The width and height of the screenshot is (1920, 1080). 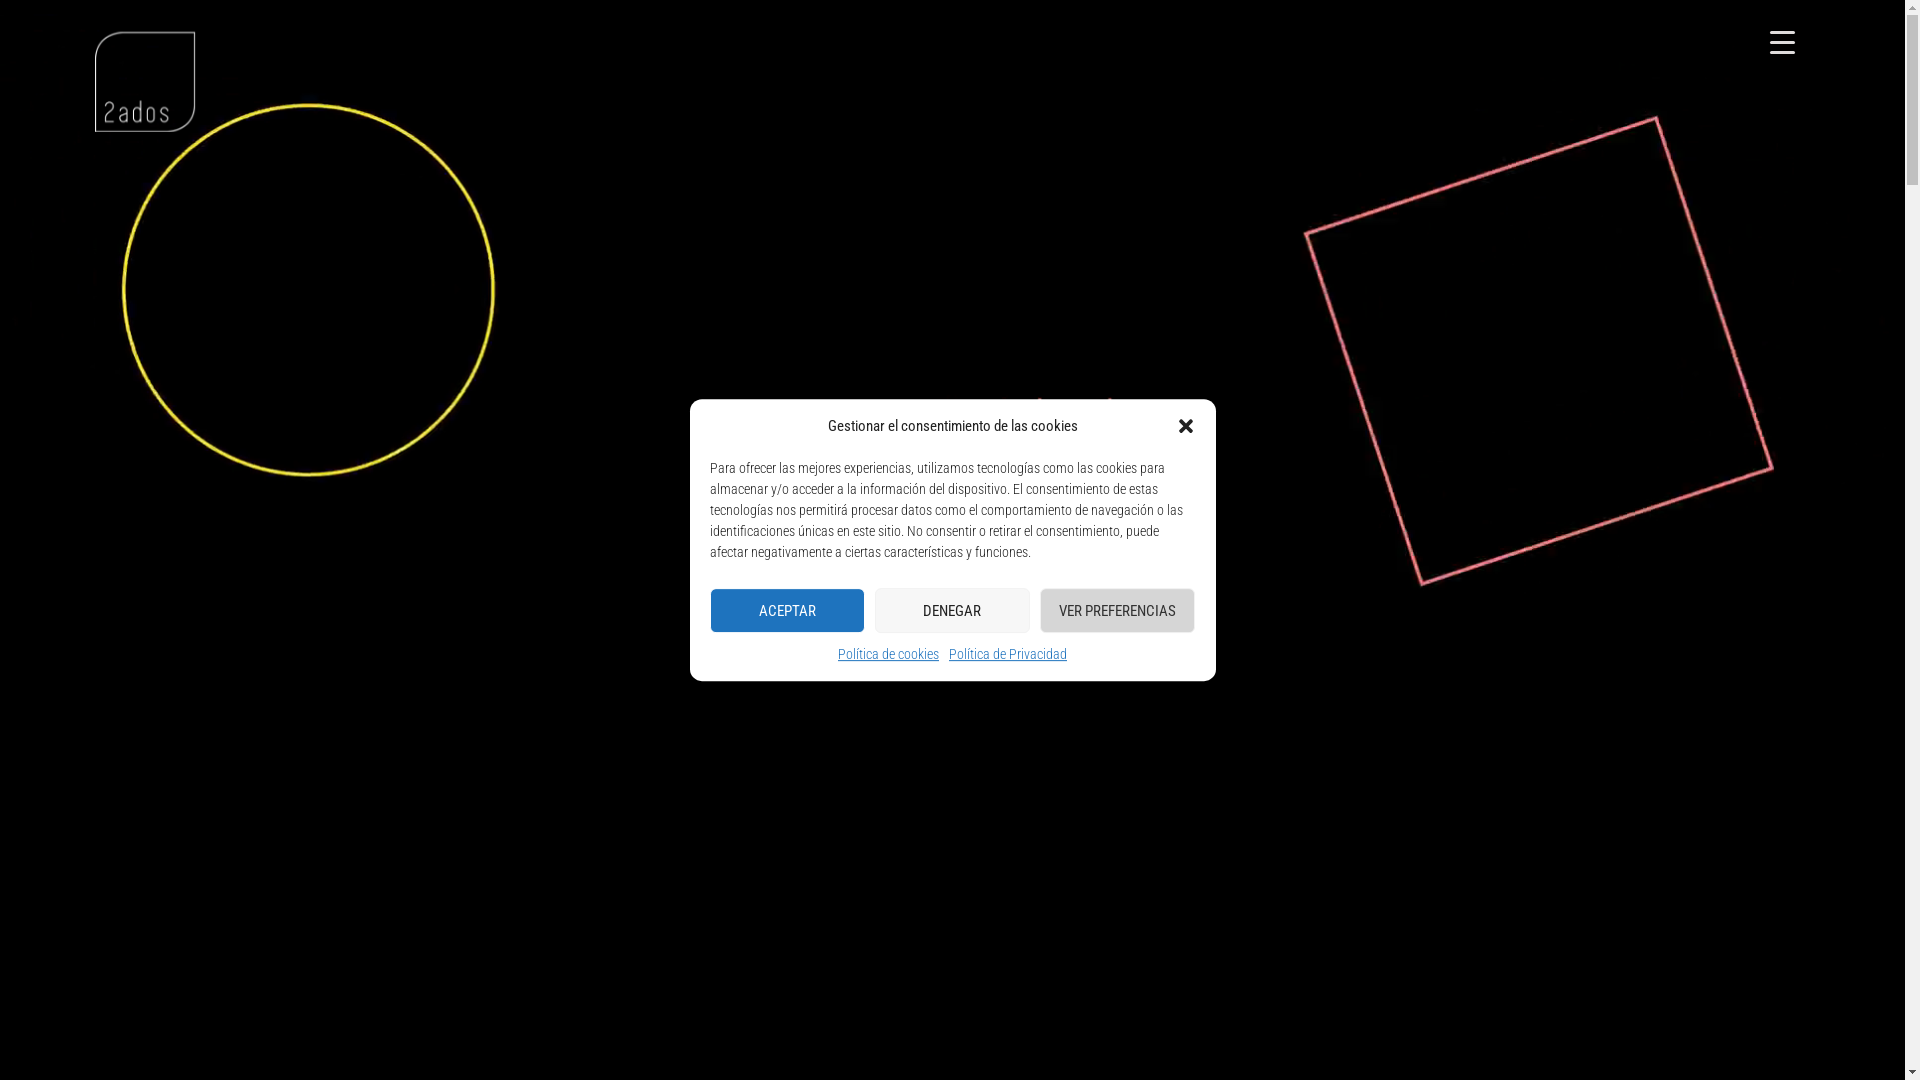 I want to click on 'VER PREFERENCIAS', so click(x=1040, y=609).